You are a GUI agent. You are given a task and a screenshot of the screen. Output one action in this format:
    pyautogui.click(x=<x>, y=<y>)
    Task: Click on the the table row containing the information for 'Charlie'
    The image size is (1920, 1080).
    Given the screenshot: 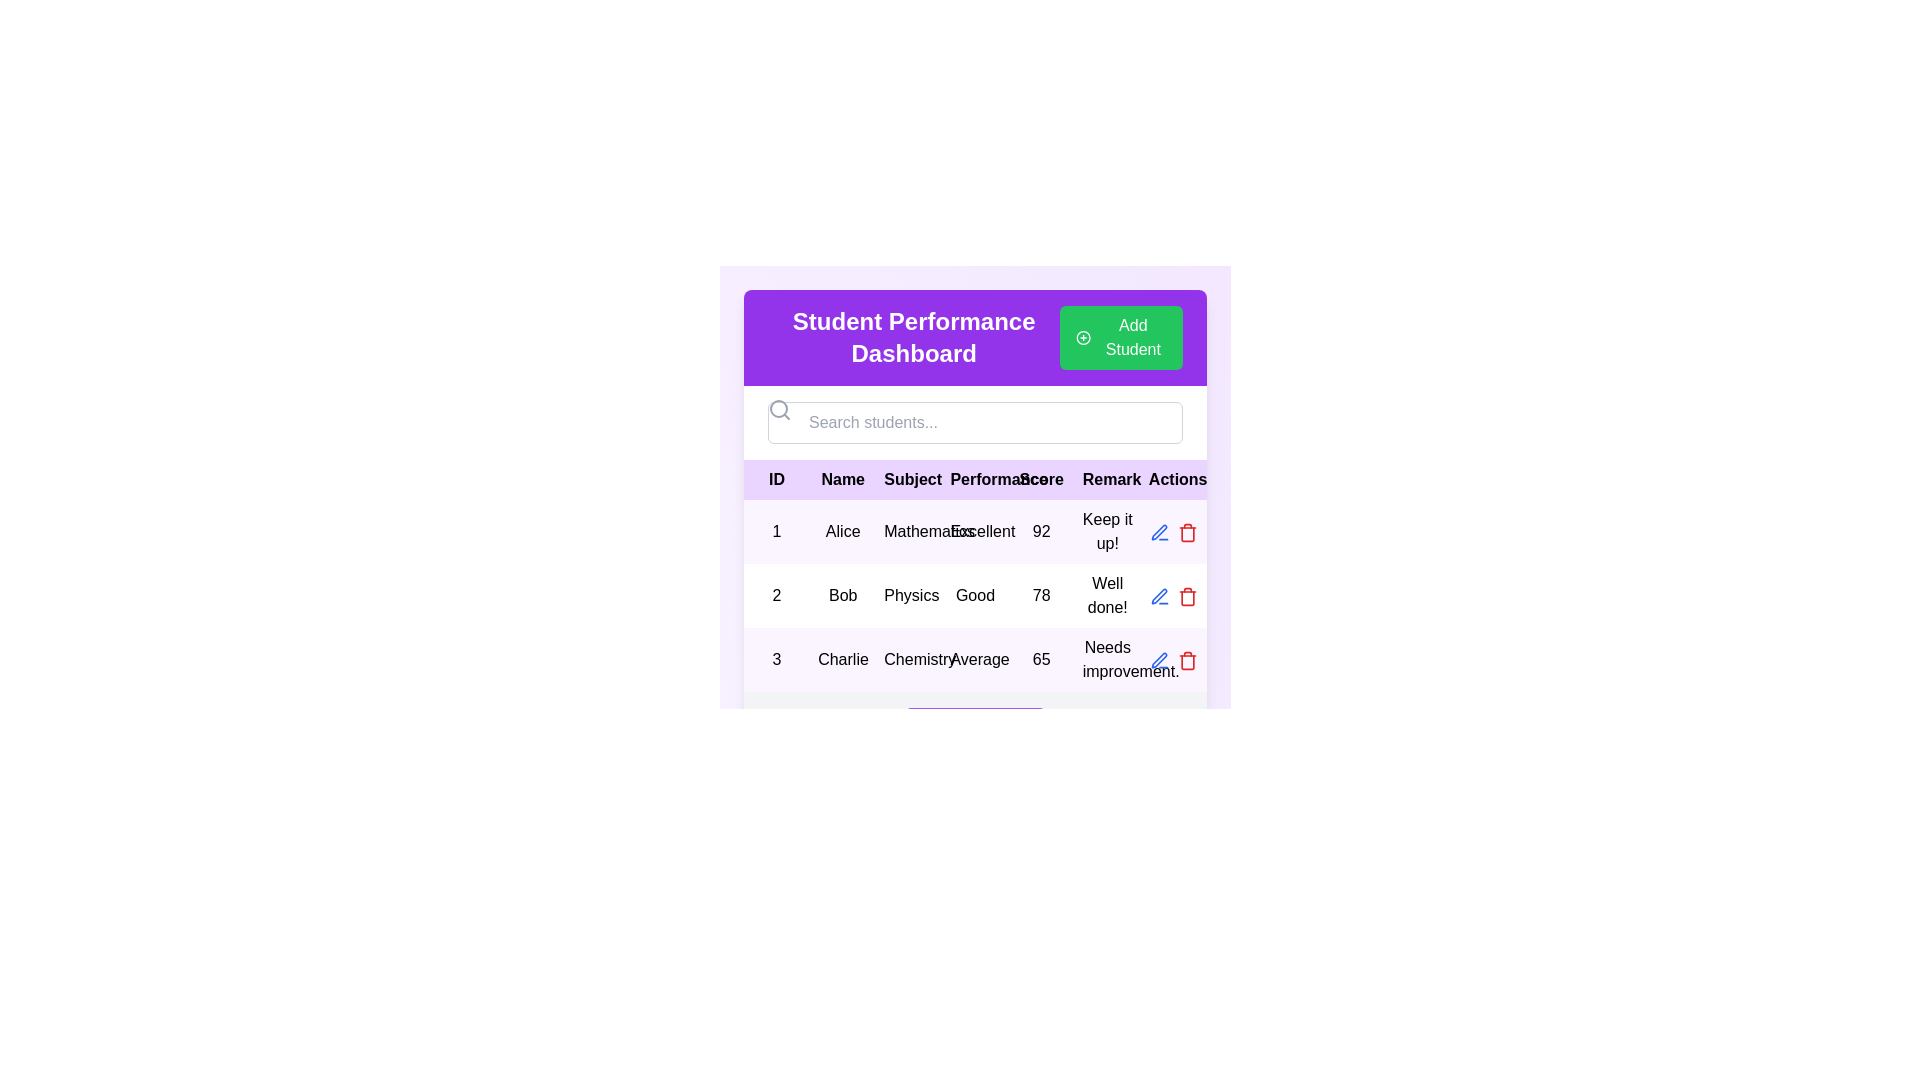 What is the action you would take?
    pyautogui.click(x=975, y=659)
    